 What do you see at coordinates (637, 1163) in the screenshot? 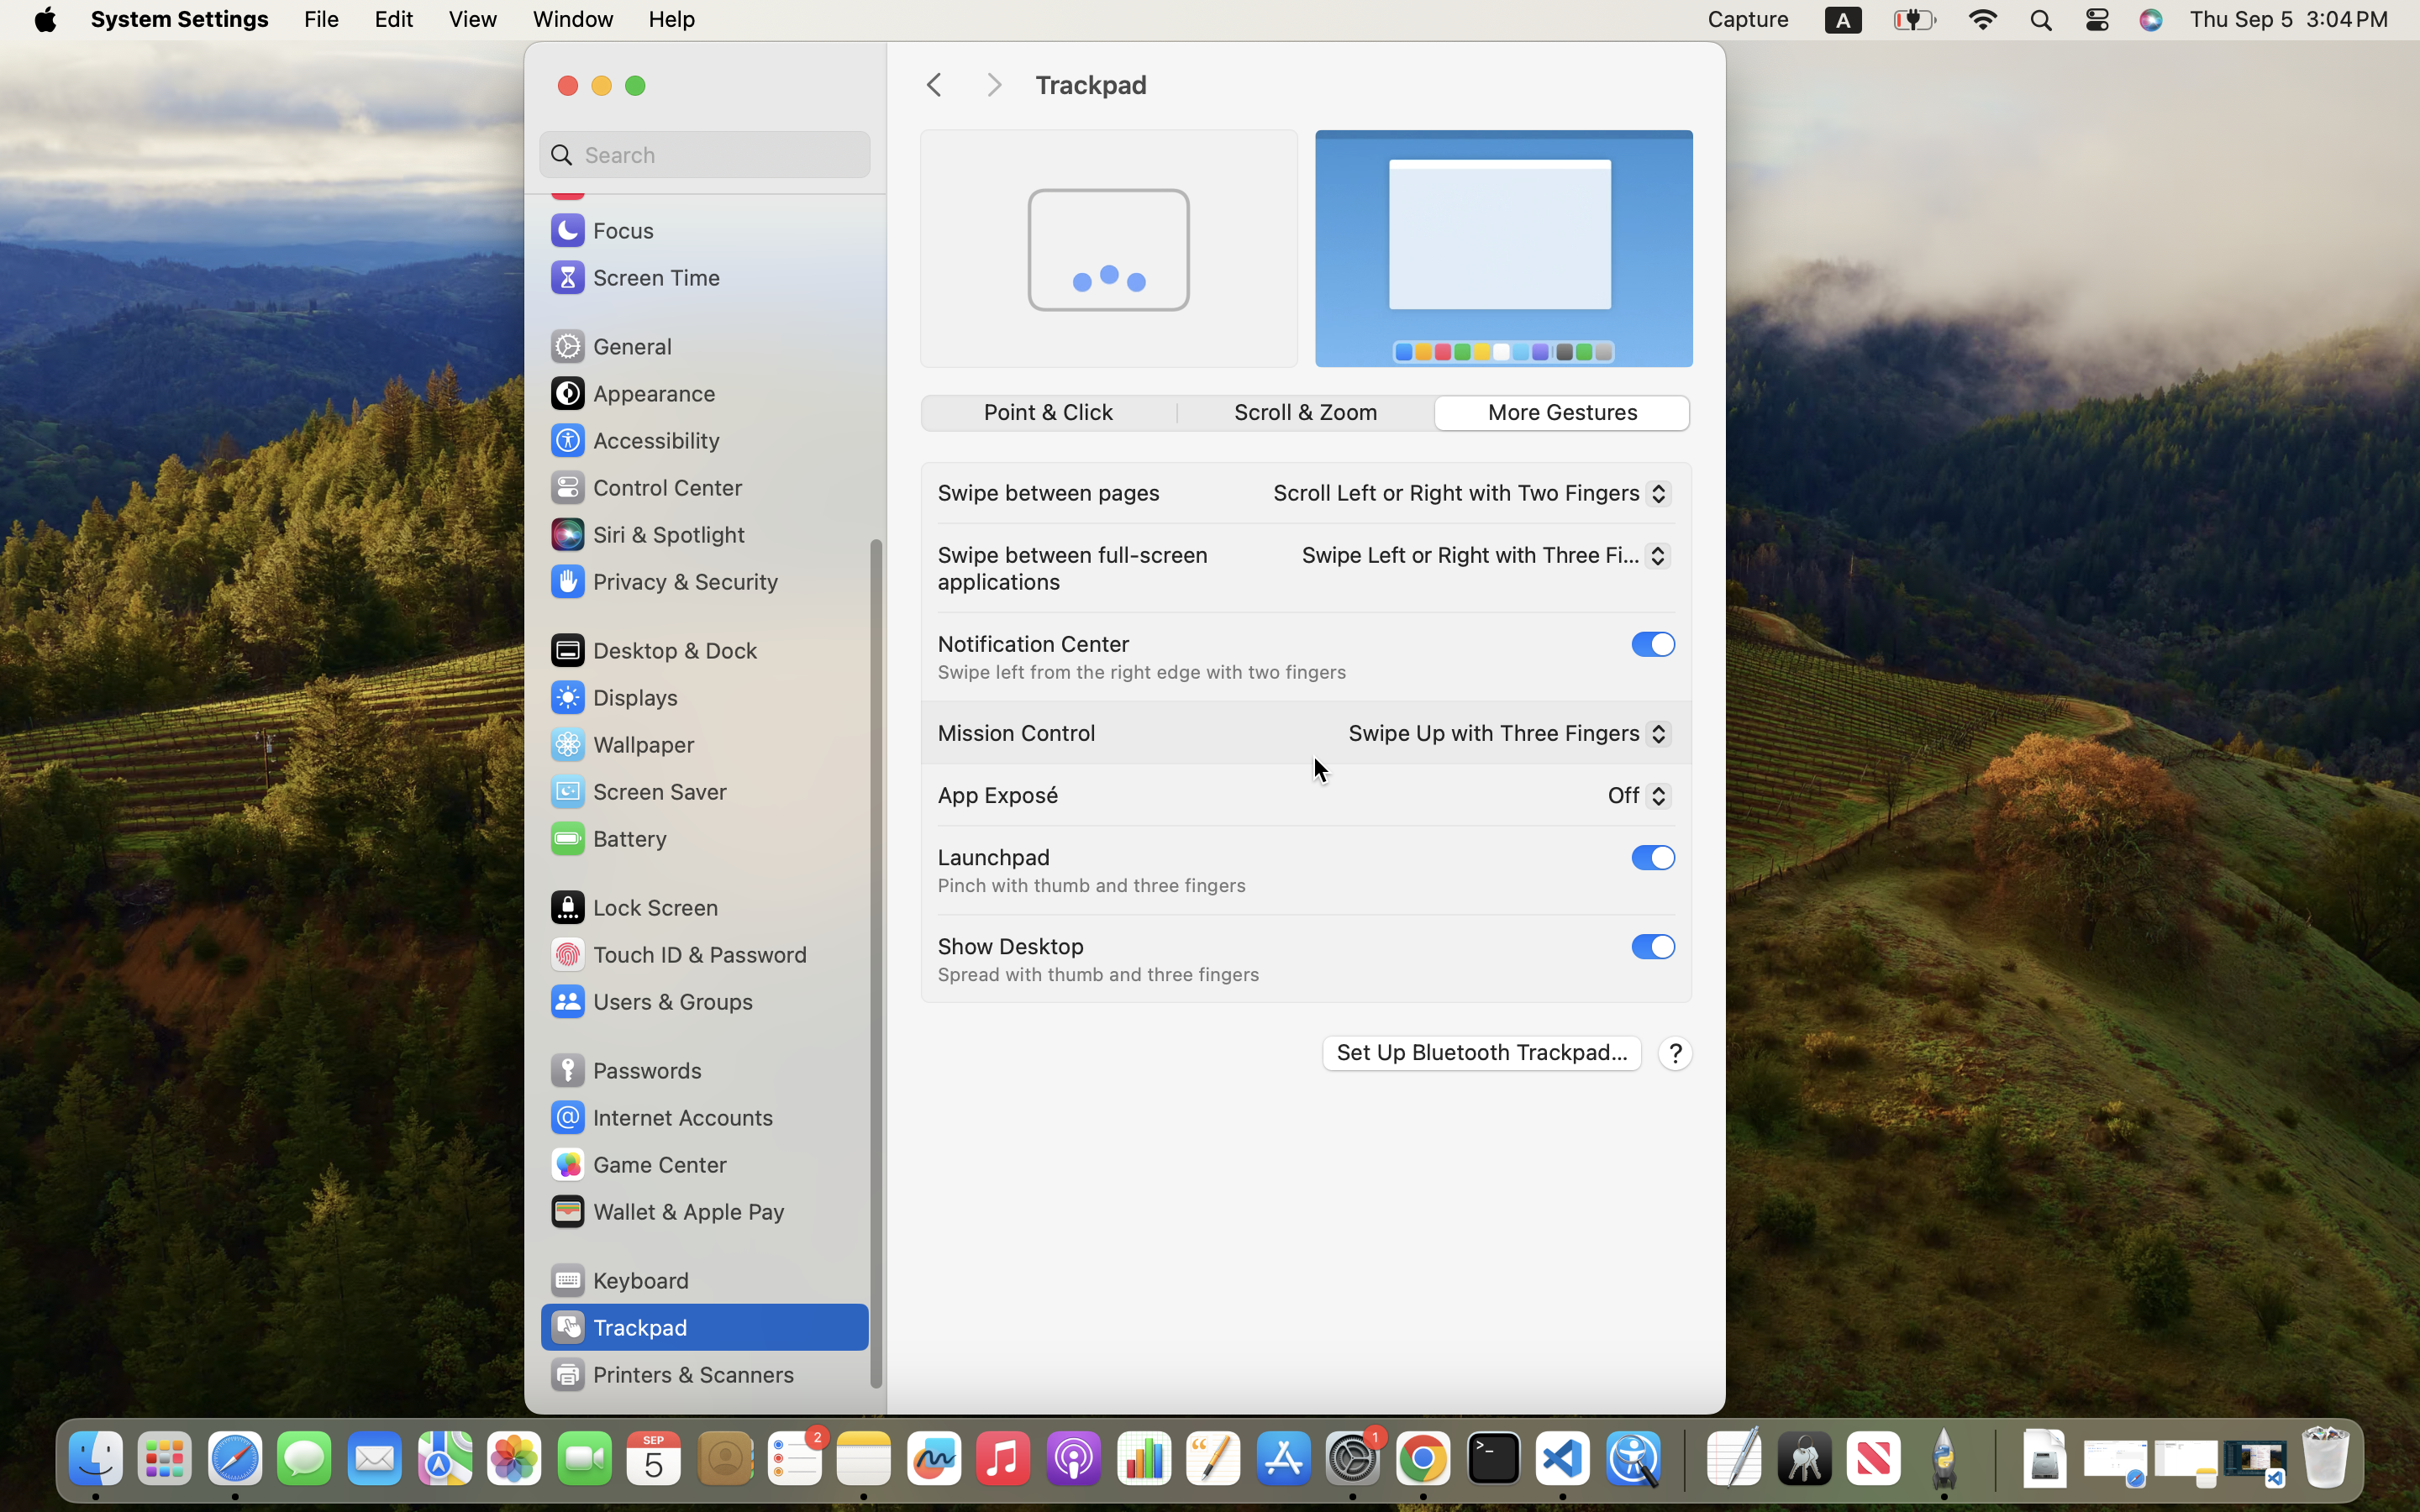
I see `'Game Center'` at bounding box center [637, 1163].